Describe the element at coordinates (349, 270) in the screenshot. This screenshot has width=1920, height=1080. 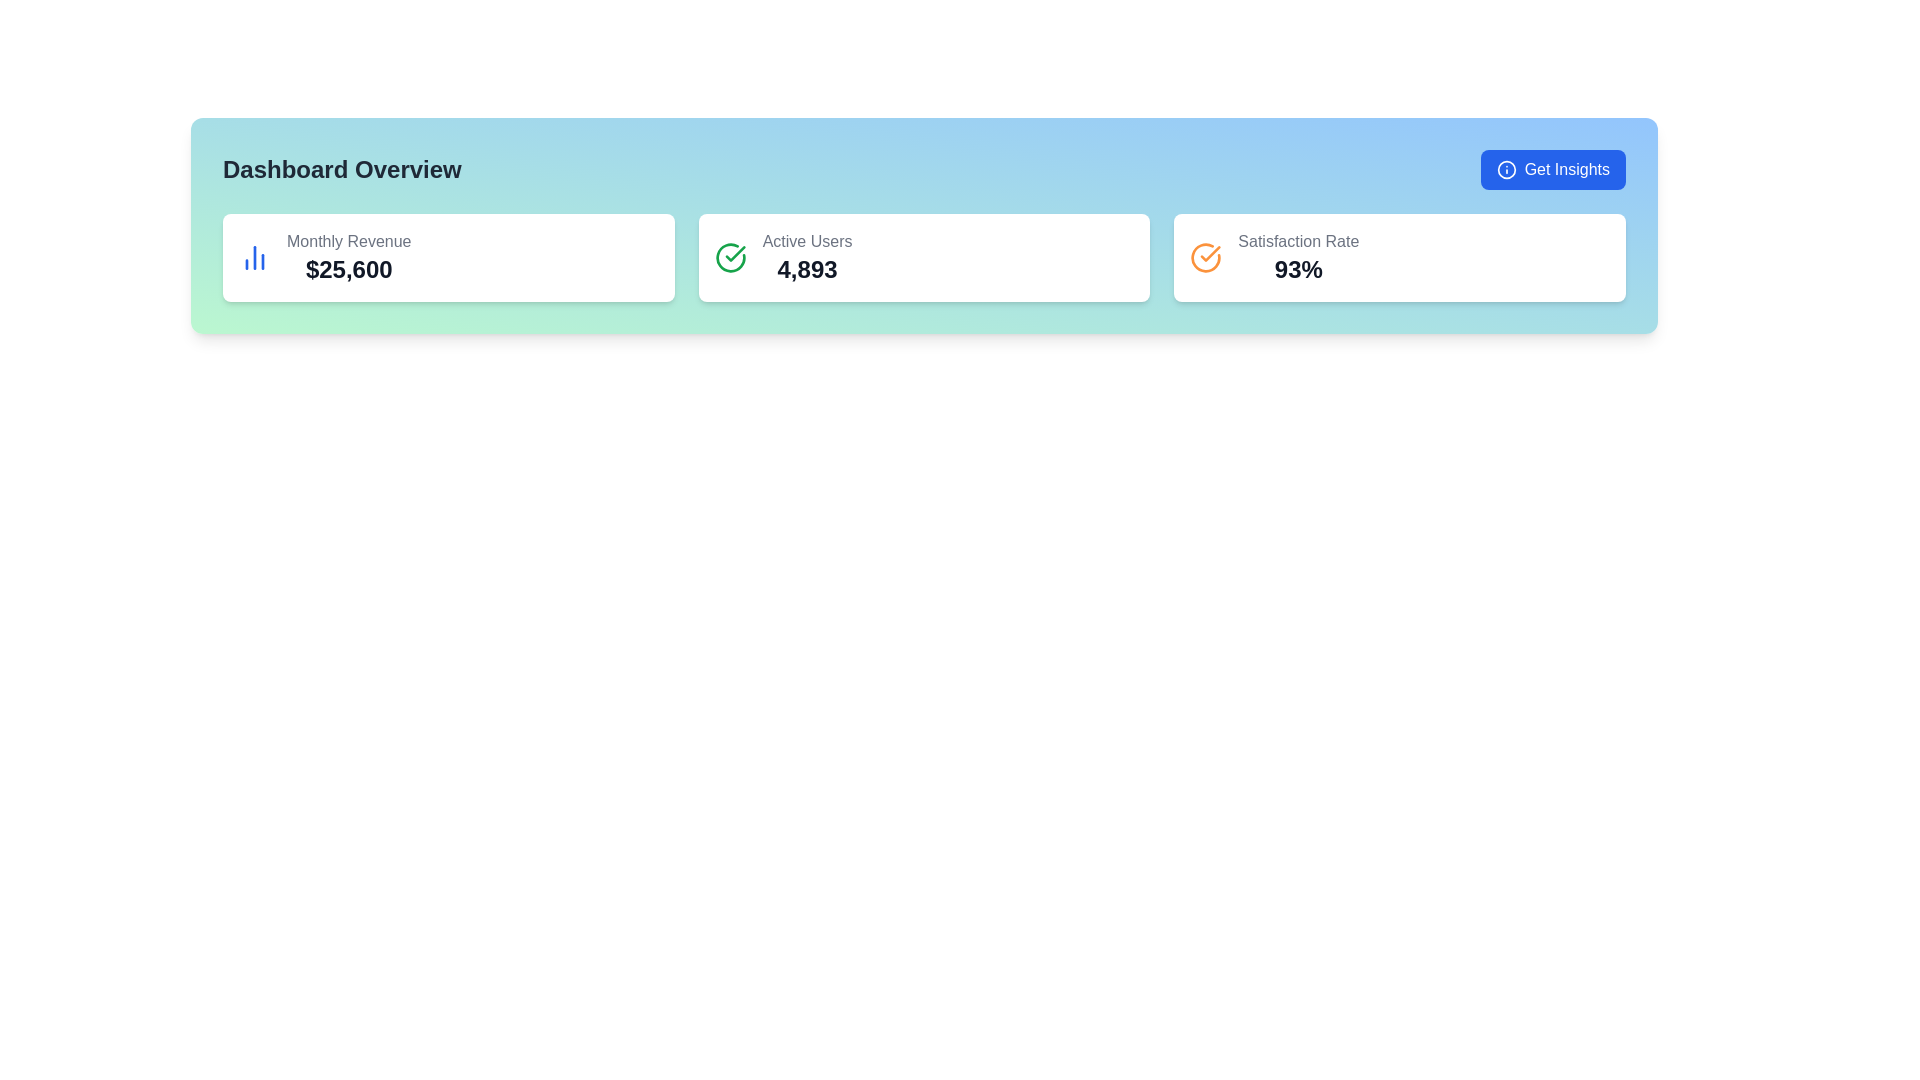
I see `the text display showing '$25,600' in bold font, located in the leftmost card beneath the 'Monthly Revenue' heading` at that location.